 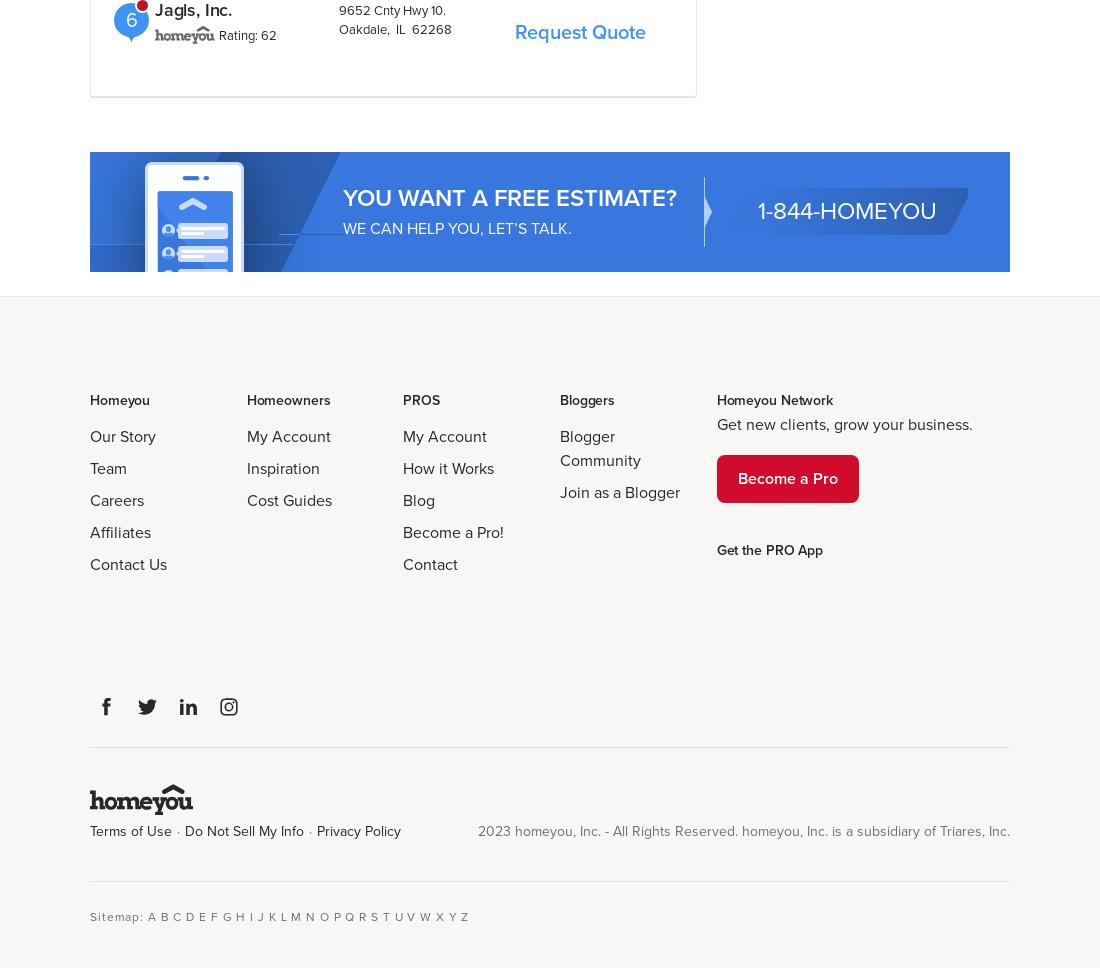 What do you see at coordinates (374, 916) in the screenshot?
I see `'S'` at bounding box center [374, 916].